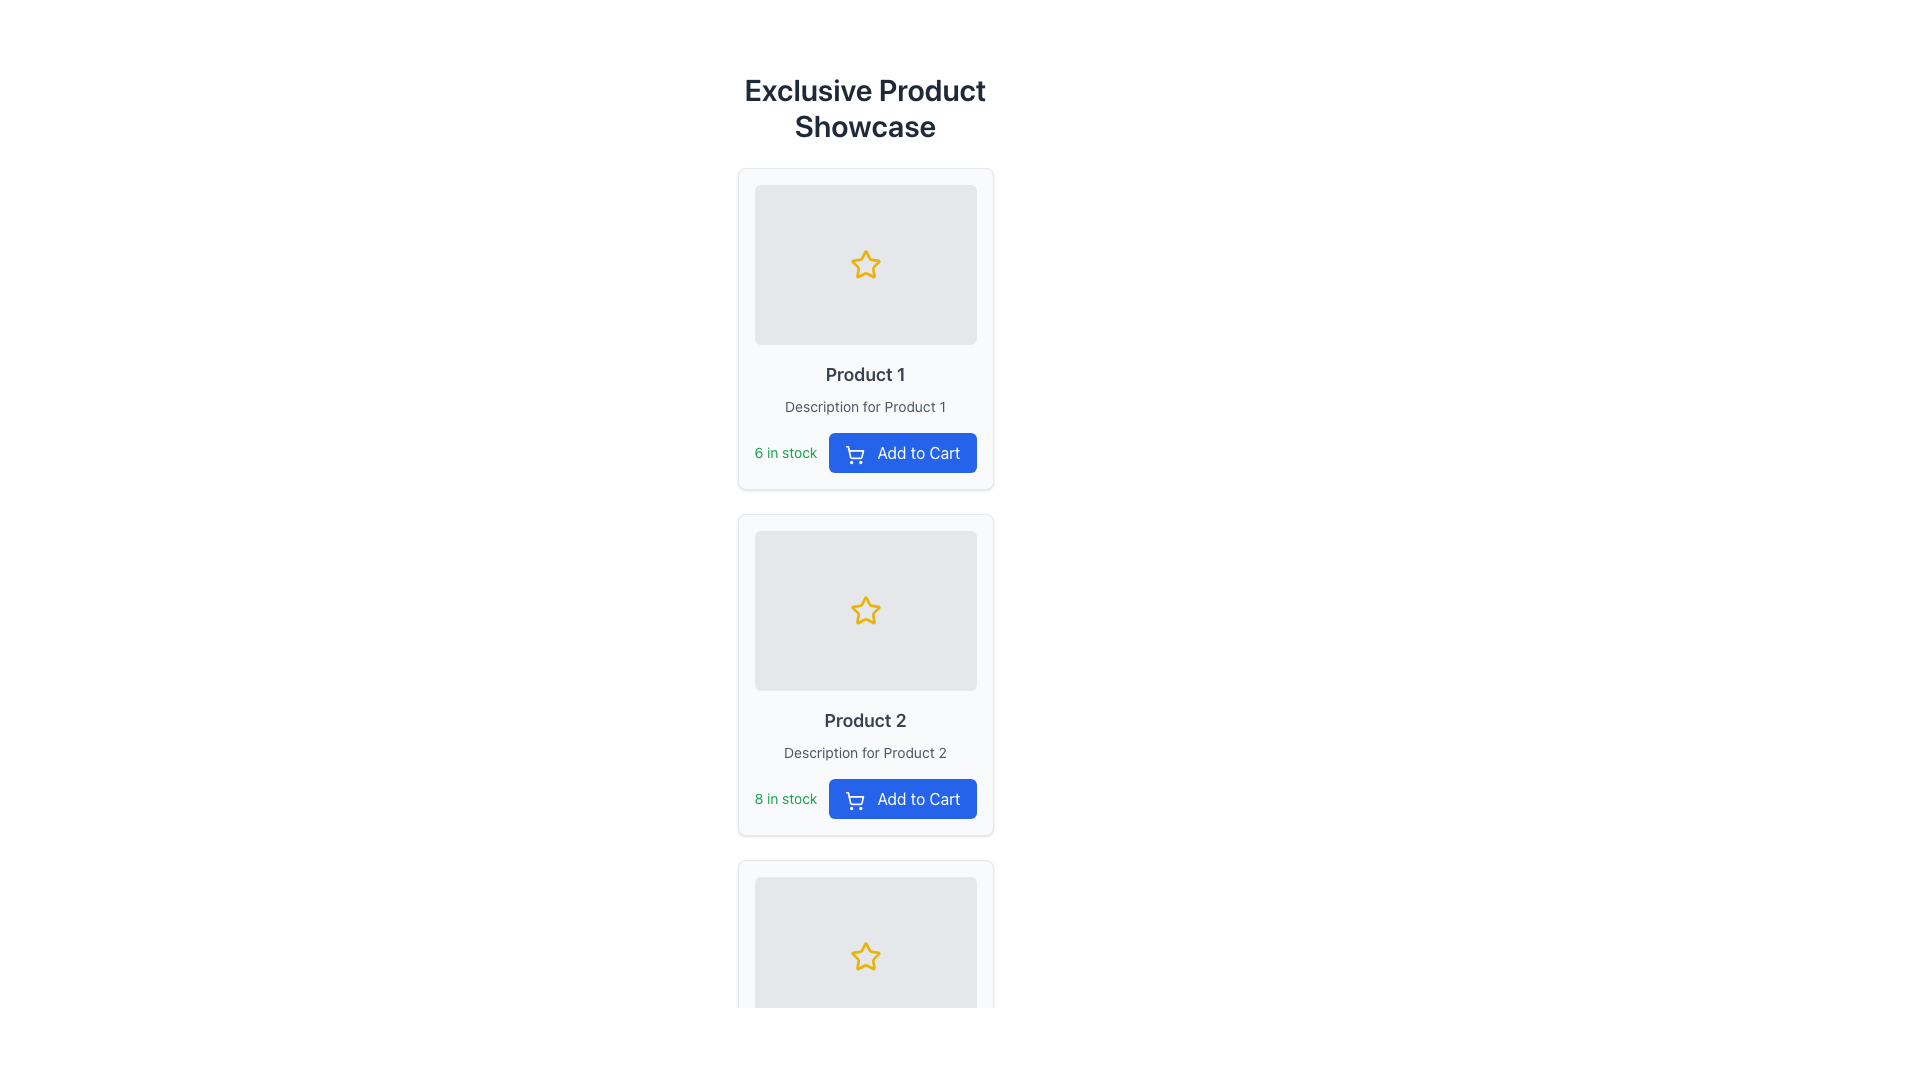 Image resolution: width=1920 pixels, height=1080 pixels. Describe the element at coordinates (855, 799) in the screenshot. I see `the shopping cart icon, which is part of the 'Add to Cart' button for 'Product 2', to potentially see a tooltip` at that location.